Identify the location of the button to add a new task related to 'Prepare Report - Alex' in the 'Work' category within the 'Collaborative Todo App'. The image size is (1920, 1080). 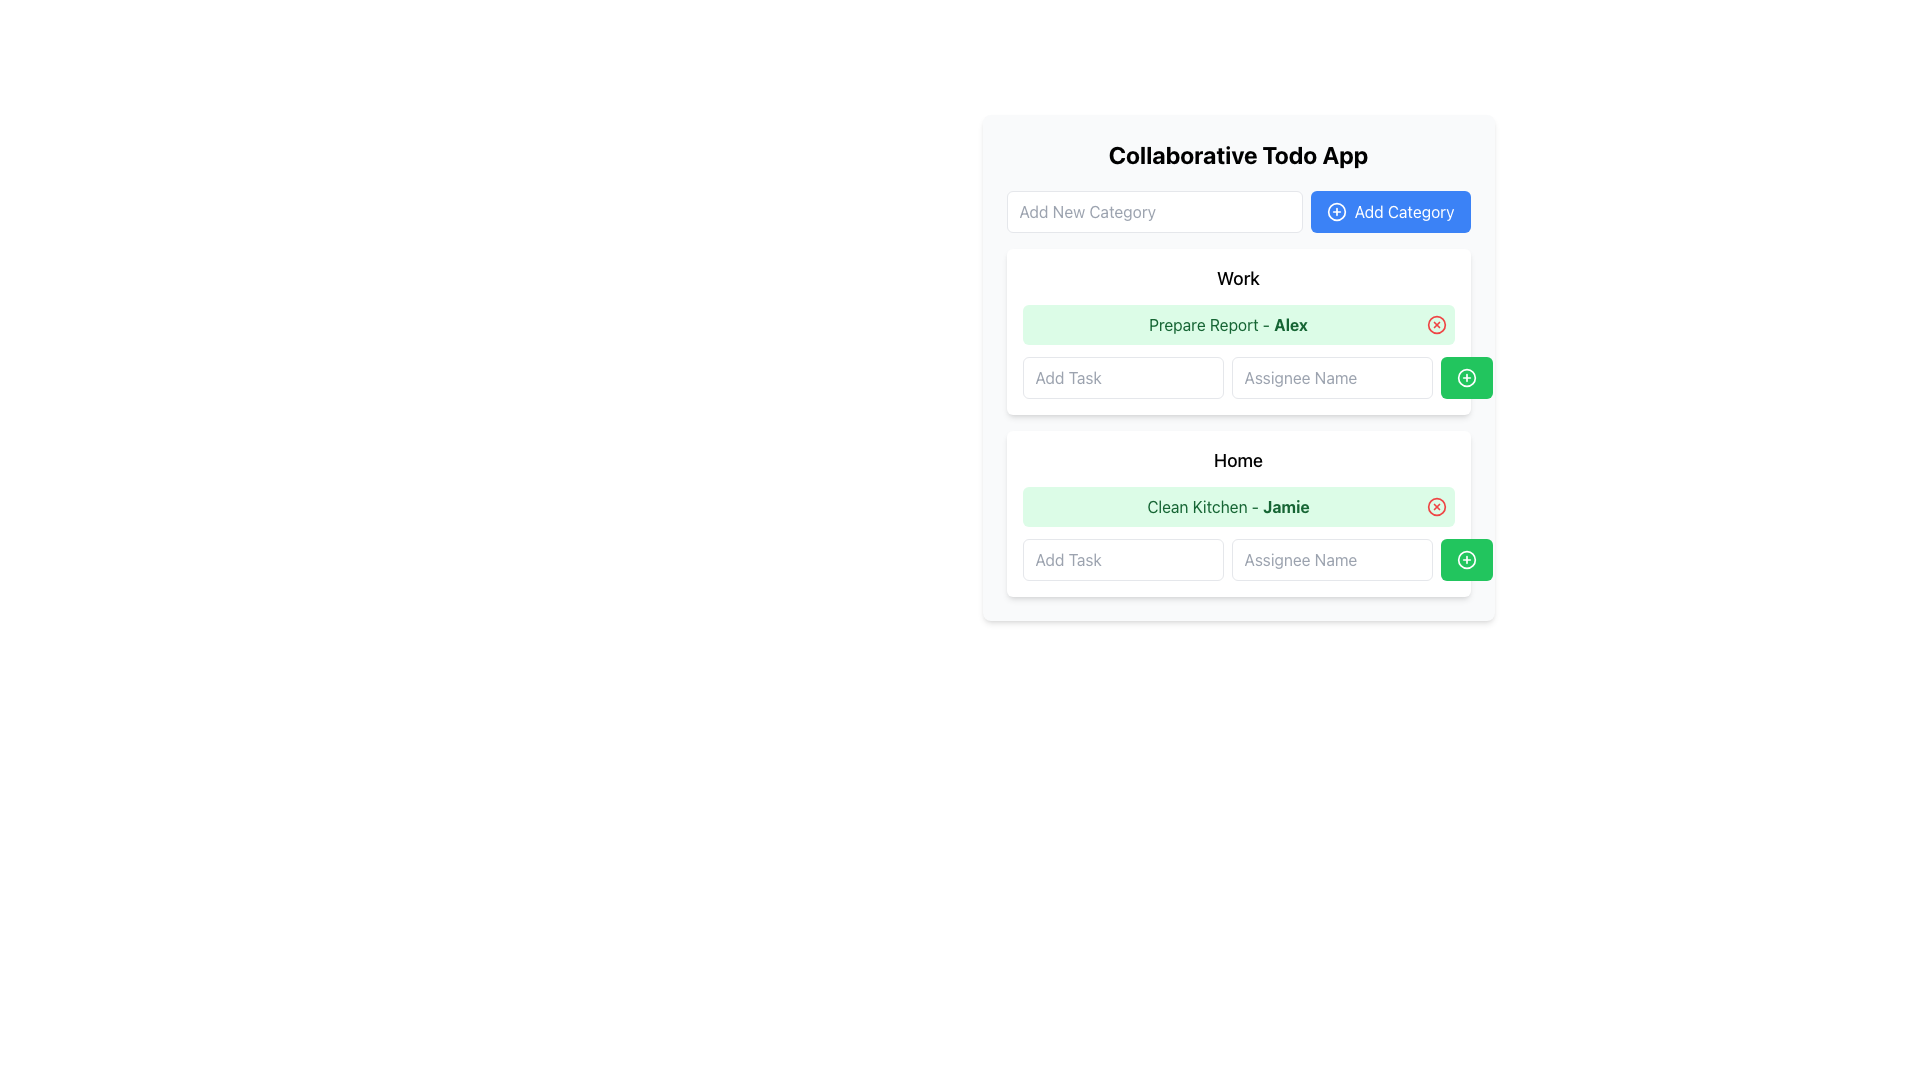
(1466, 378).